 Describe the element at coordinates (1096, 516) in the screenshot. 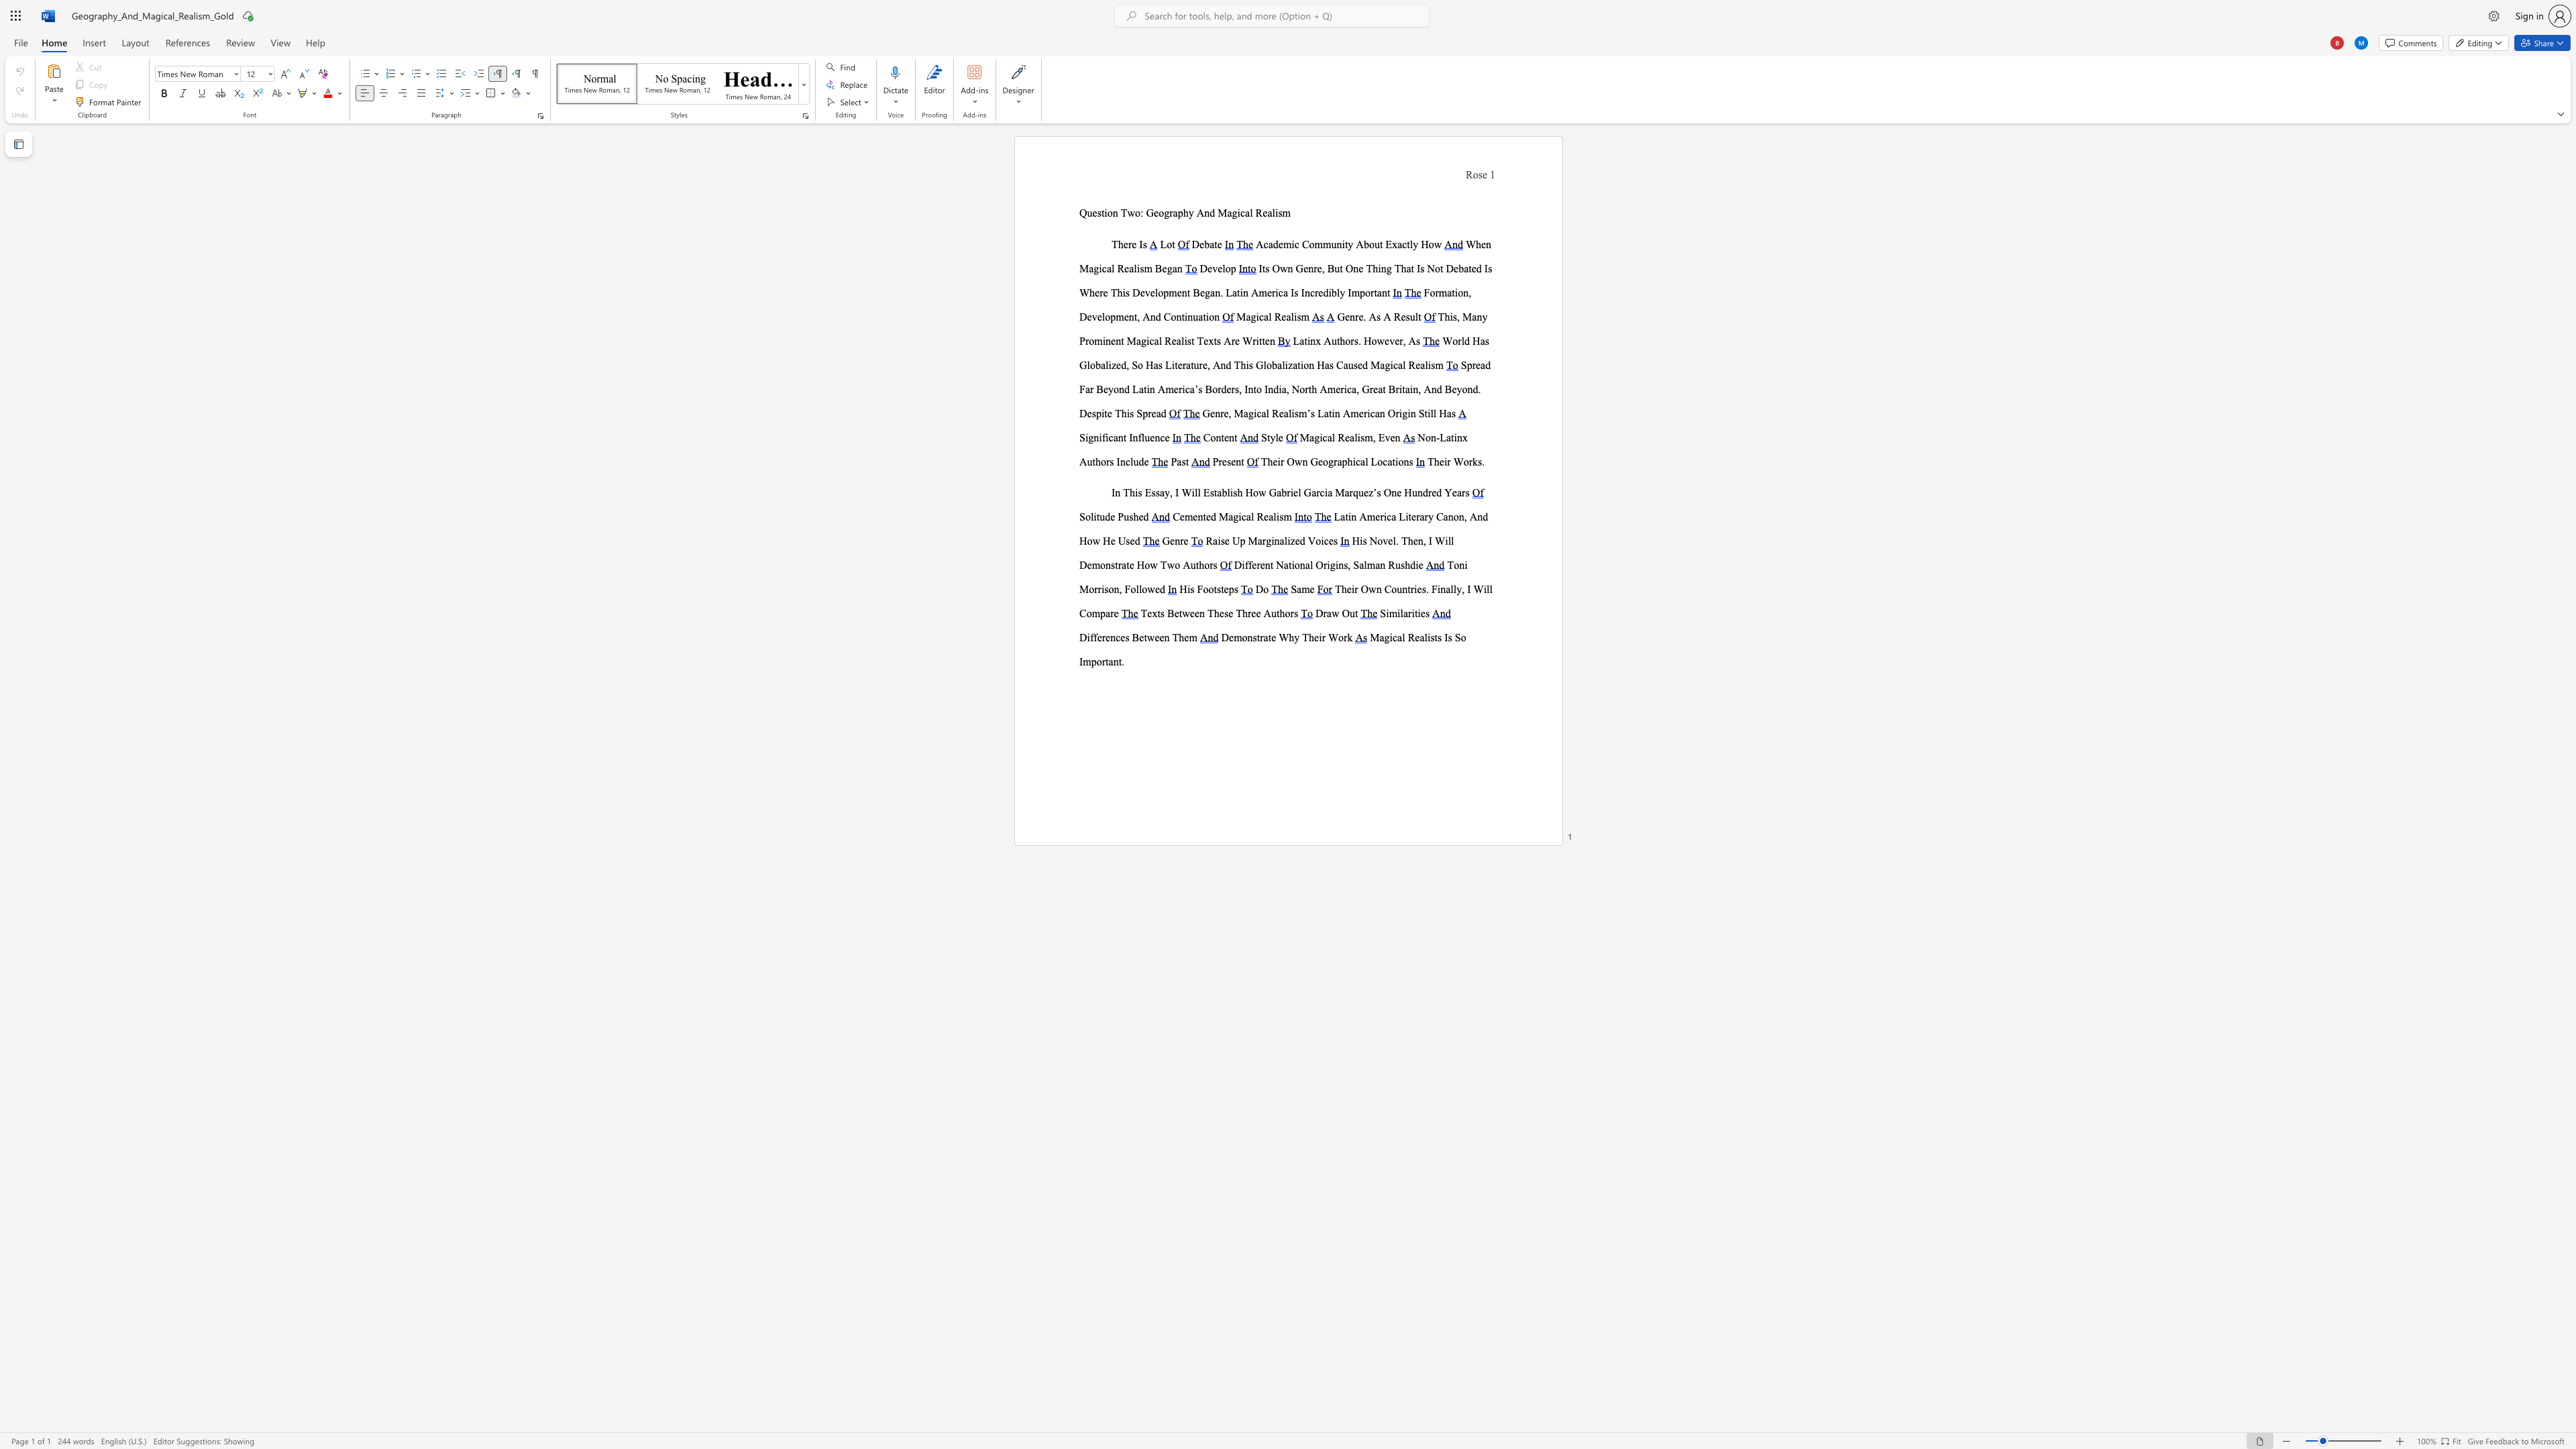

I see `the subset text "tude Pu" within the text "Solitude Pushed"` at that location.